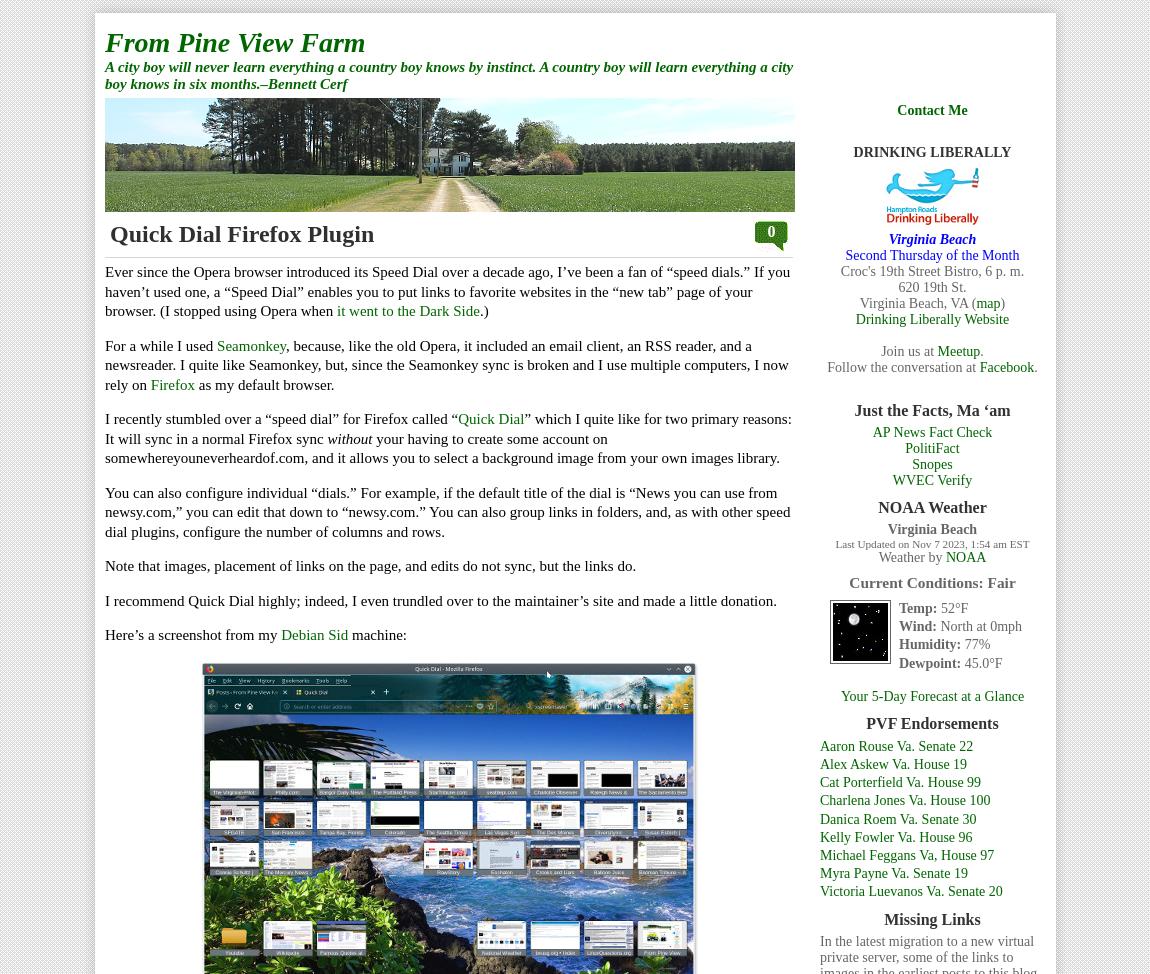 The width and height of the screenshot is (1150, 974). What do you see at coordinates (491, 418) in the screenshot?
I see `'Quick Dial'` at bounding box center [491, 418].